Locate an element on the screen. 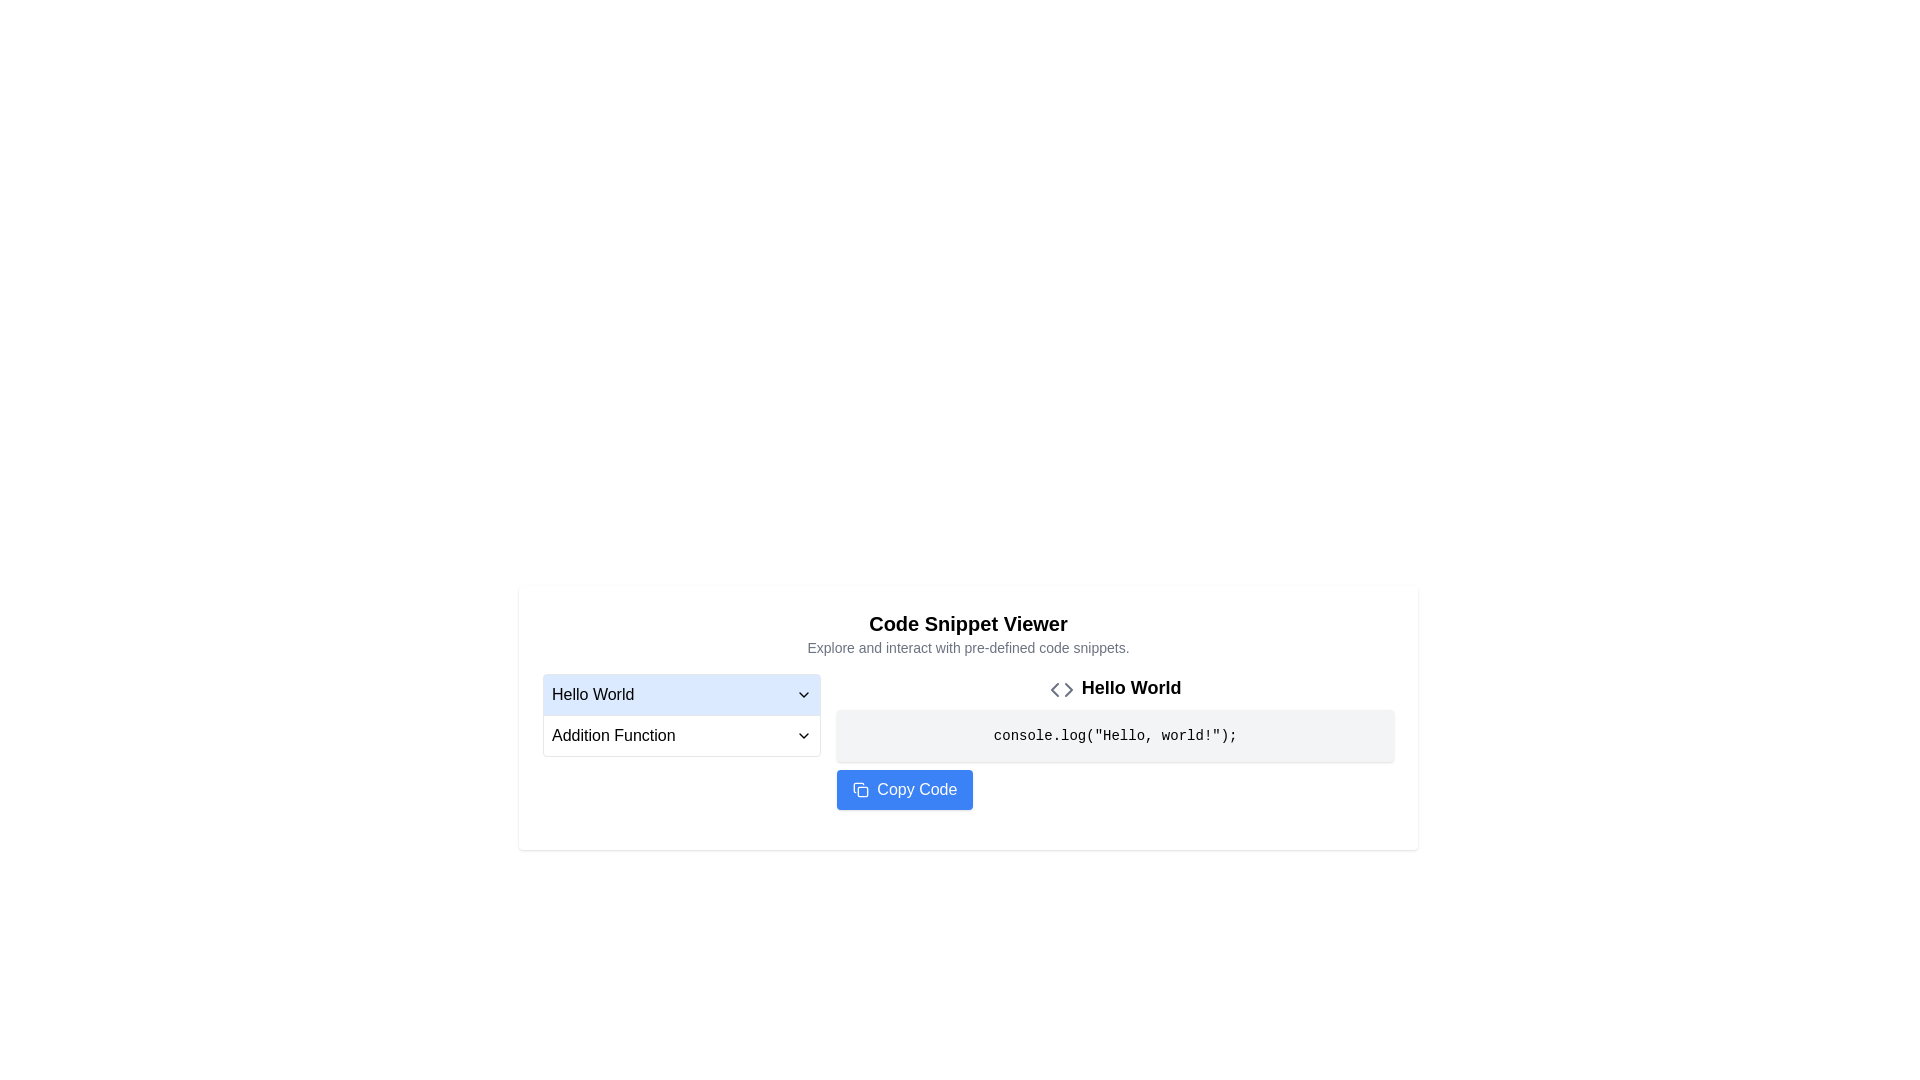 The width and height of the screenshot is (1920, 1080). the Label or Header that serves as a title for the code snippet, located centrally above the code block is located at coordinates (1114, 686).